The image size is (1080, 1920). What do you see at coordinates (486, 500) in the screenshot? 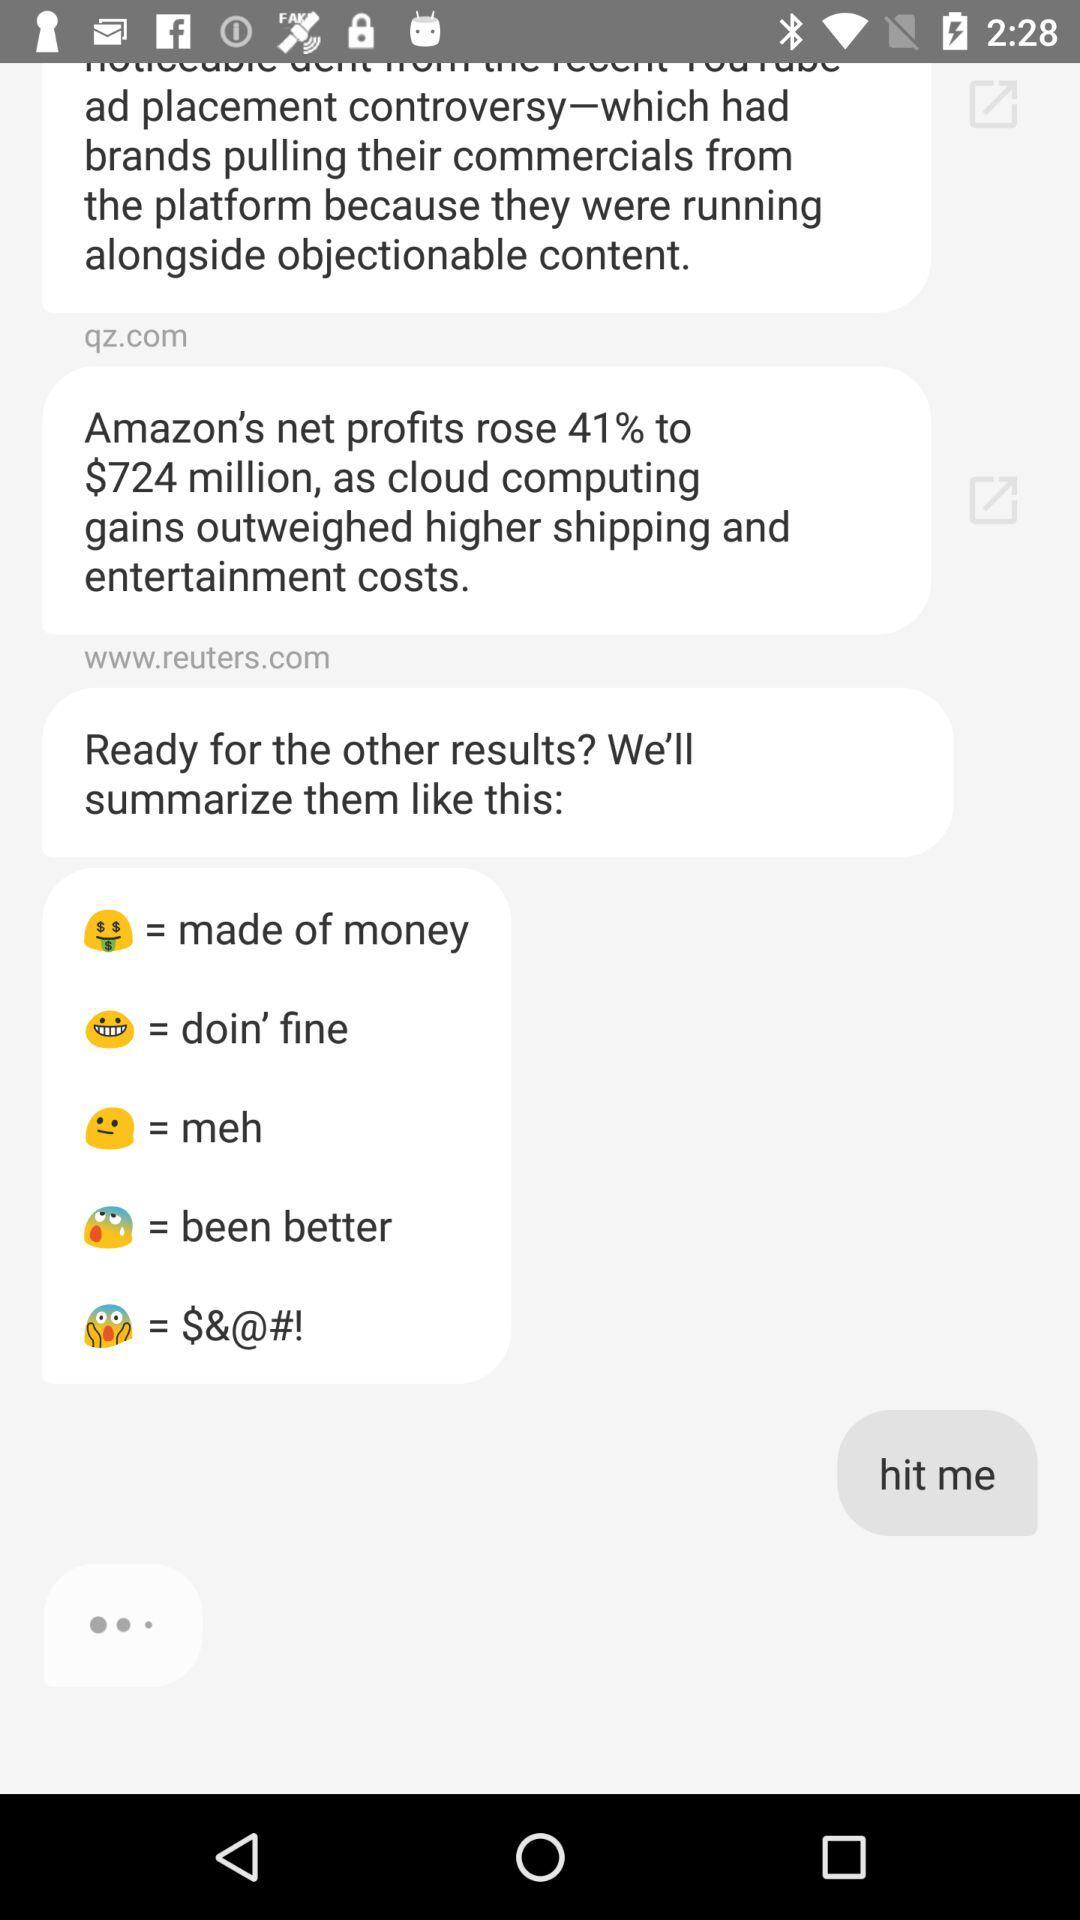
I see `icon below the qz.com icon` at bounding box center [486, 500].